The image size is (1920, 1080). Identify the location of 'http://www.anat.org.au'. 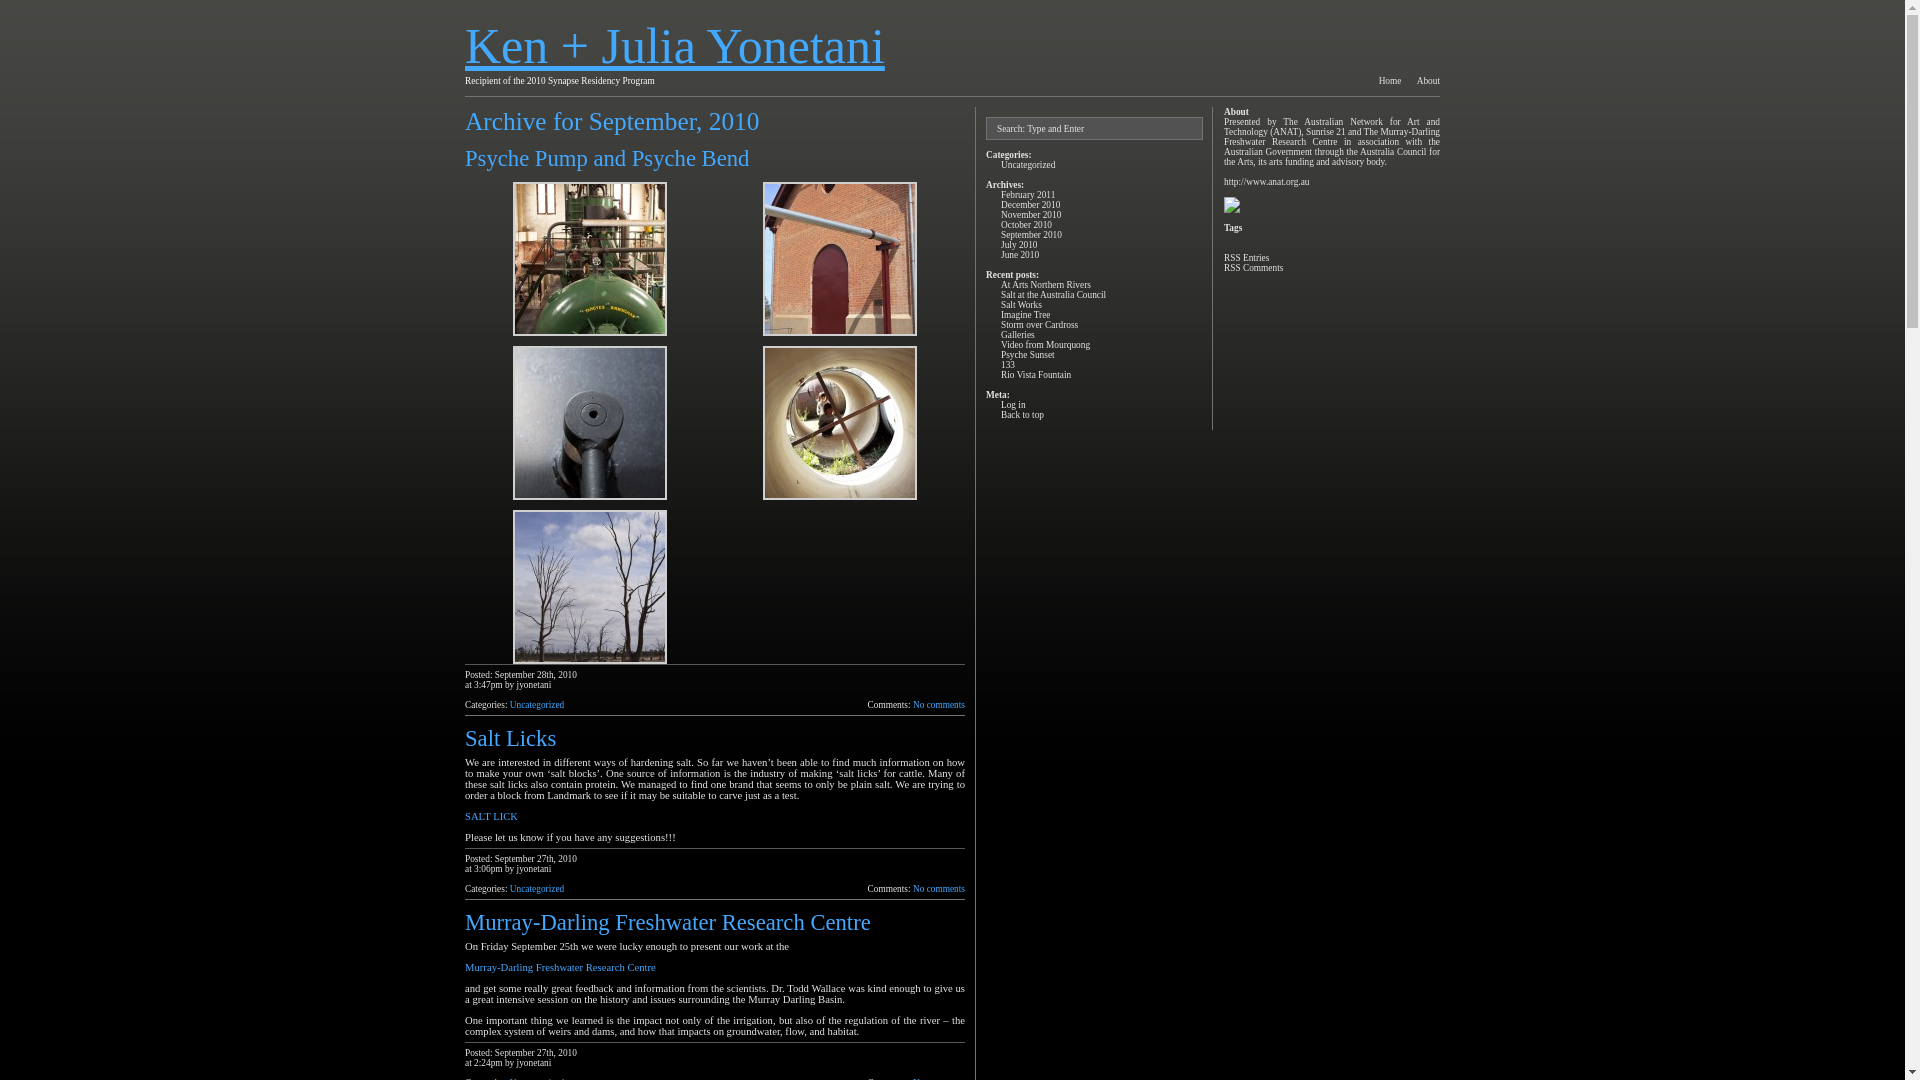
(1266, 181).